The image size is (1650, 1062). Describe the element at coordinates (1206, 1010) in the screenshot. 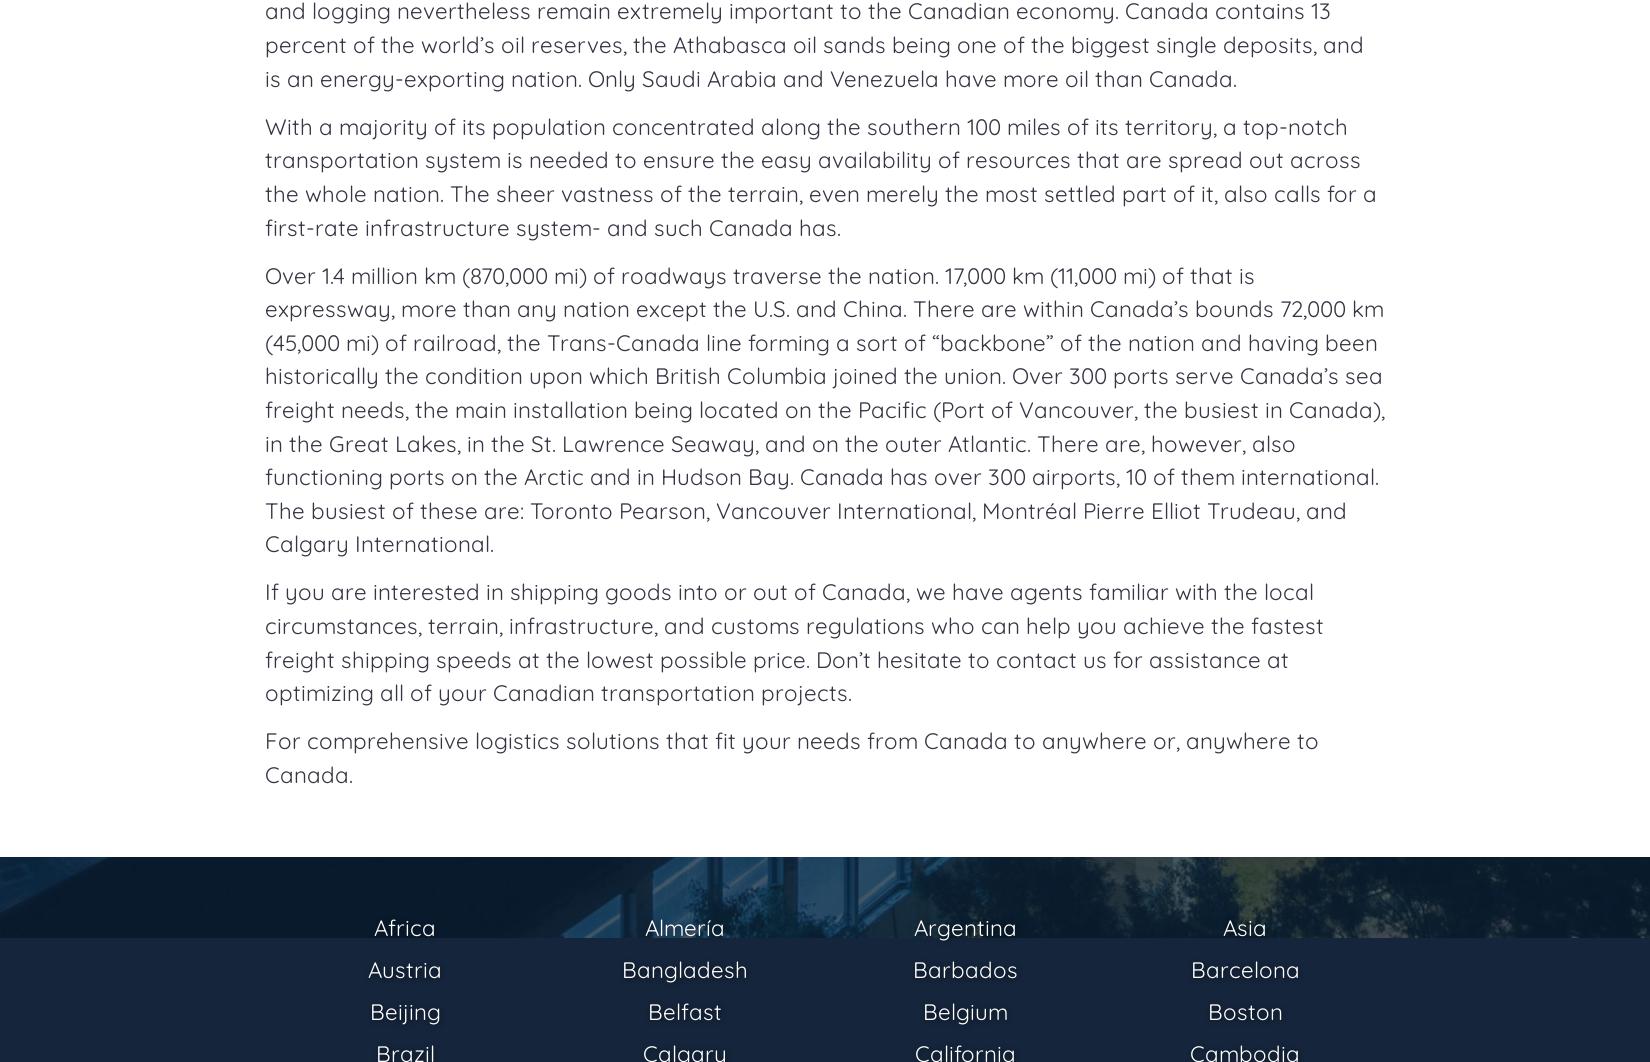

I see `'Boston'` at that location.